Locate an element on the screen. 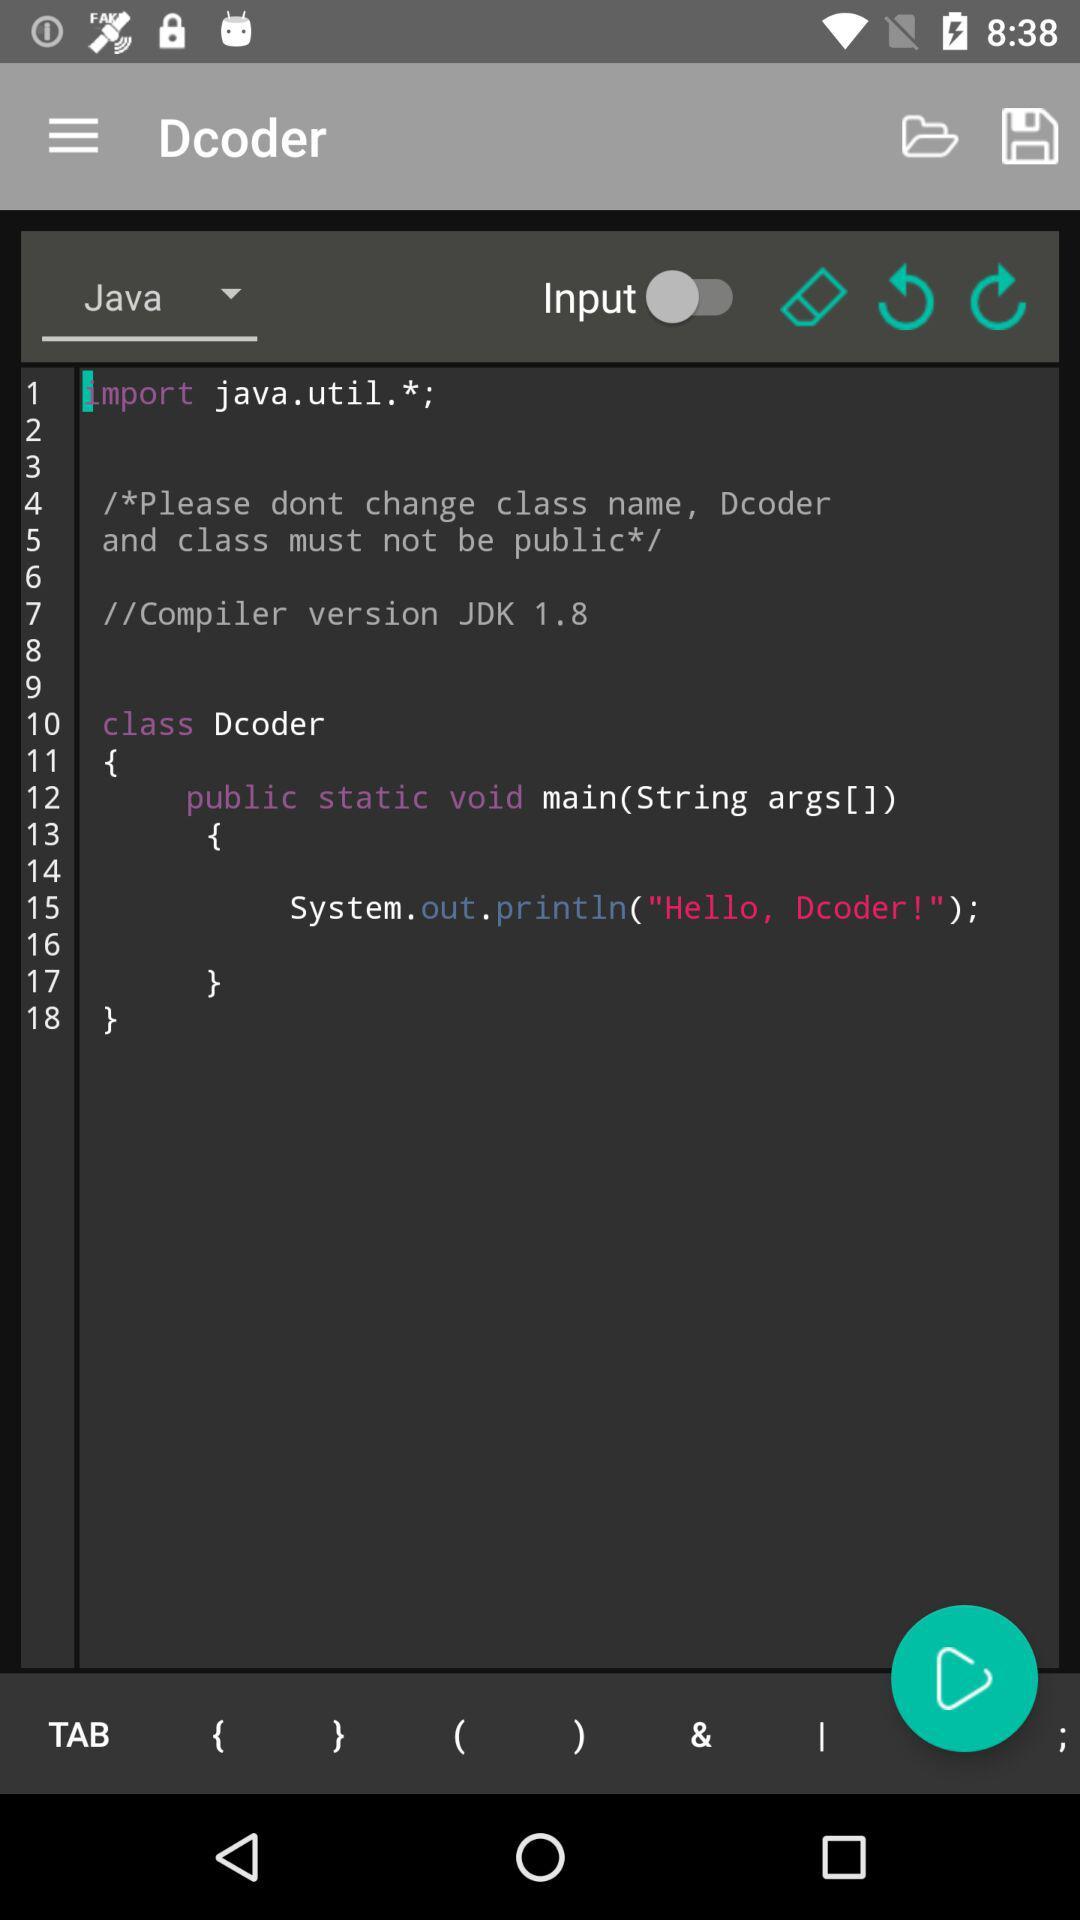 Image resolution: width=1080 pixels, height=1920 pixels. reload is located at coordinates (998, 295).